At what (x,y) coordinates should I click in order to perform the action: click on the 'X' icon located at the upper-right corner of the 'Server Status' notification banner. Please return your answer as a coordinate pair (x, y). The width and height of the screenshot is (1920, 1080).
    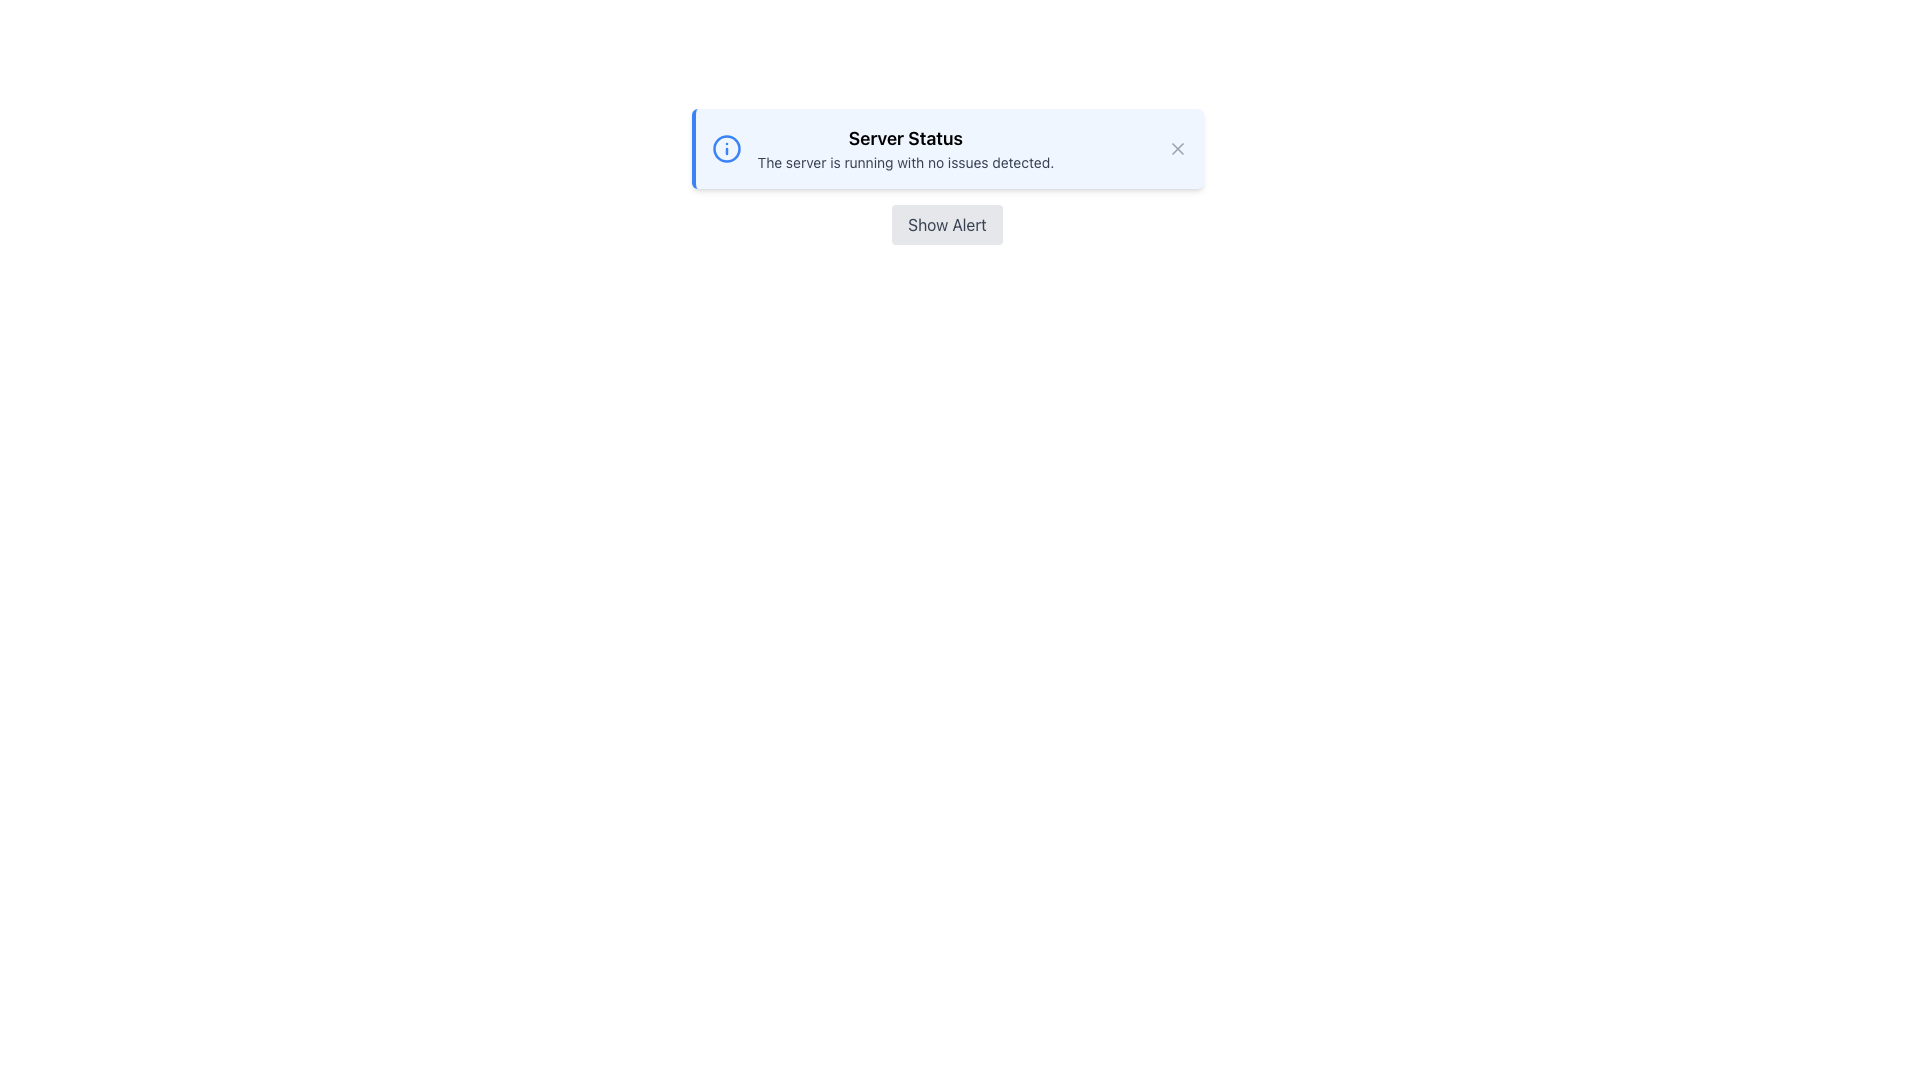
    Looking at the image, I should click on (1177, 148).